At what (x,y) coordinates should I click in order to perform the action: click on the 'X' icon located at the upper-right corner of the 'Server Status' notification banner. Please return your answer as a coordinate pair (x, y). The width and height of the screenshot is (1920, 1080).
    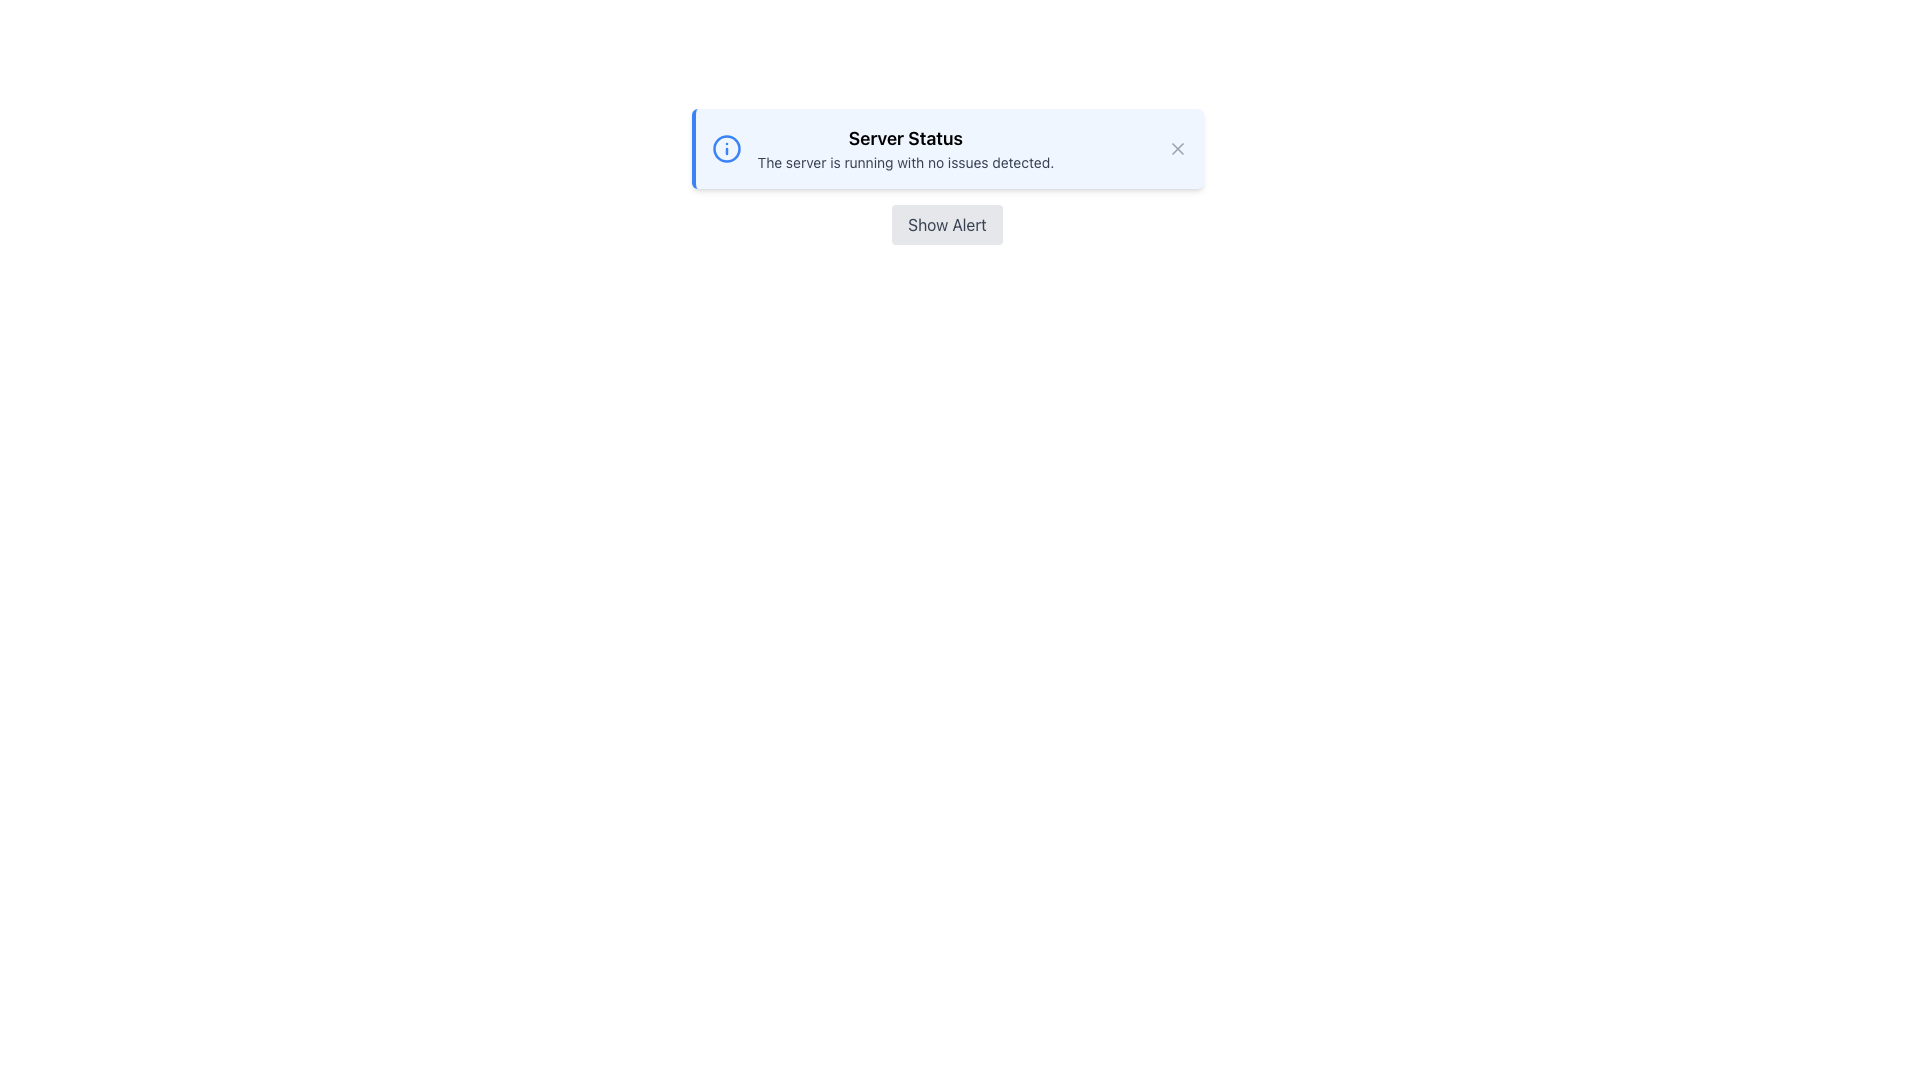
    Looking at the image, I should click on (1177, 148).